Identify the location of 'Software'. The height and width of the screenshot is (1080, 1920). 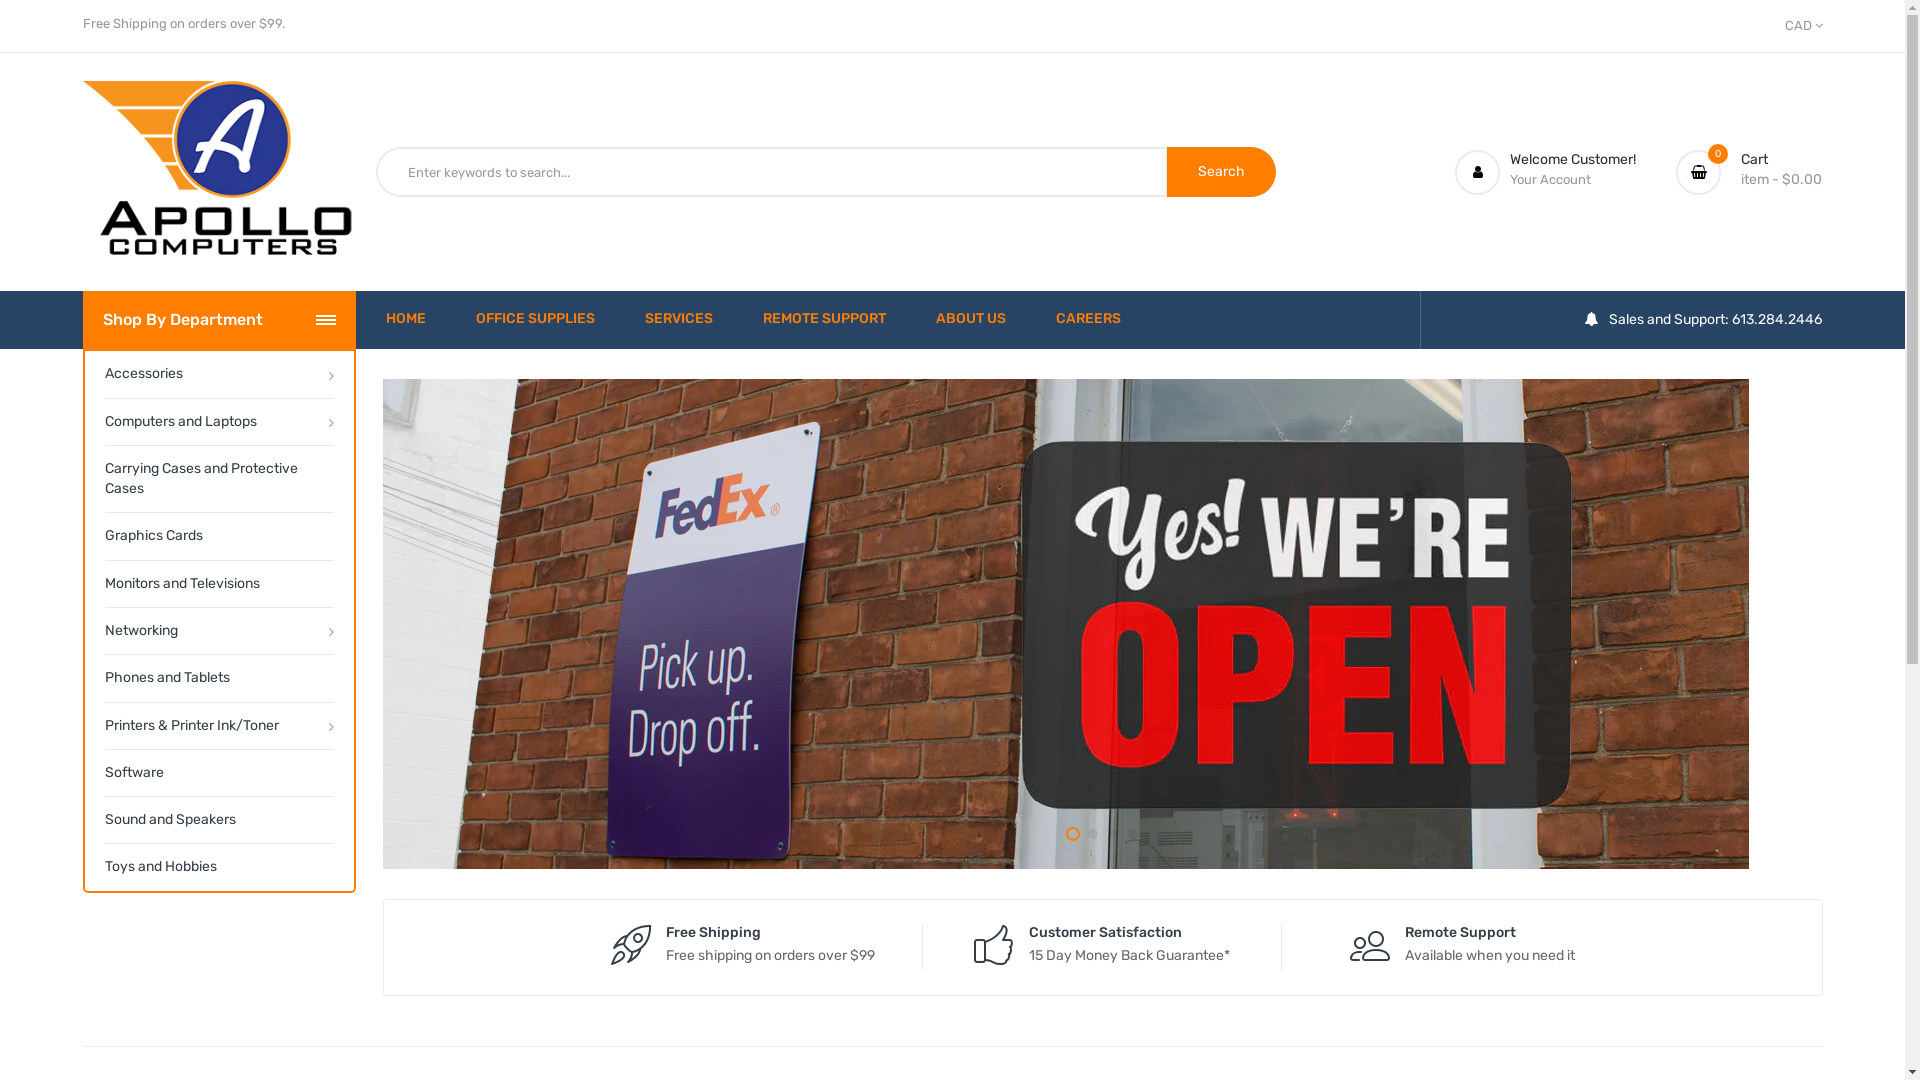
(103, 771).